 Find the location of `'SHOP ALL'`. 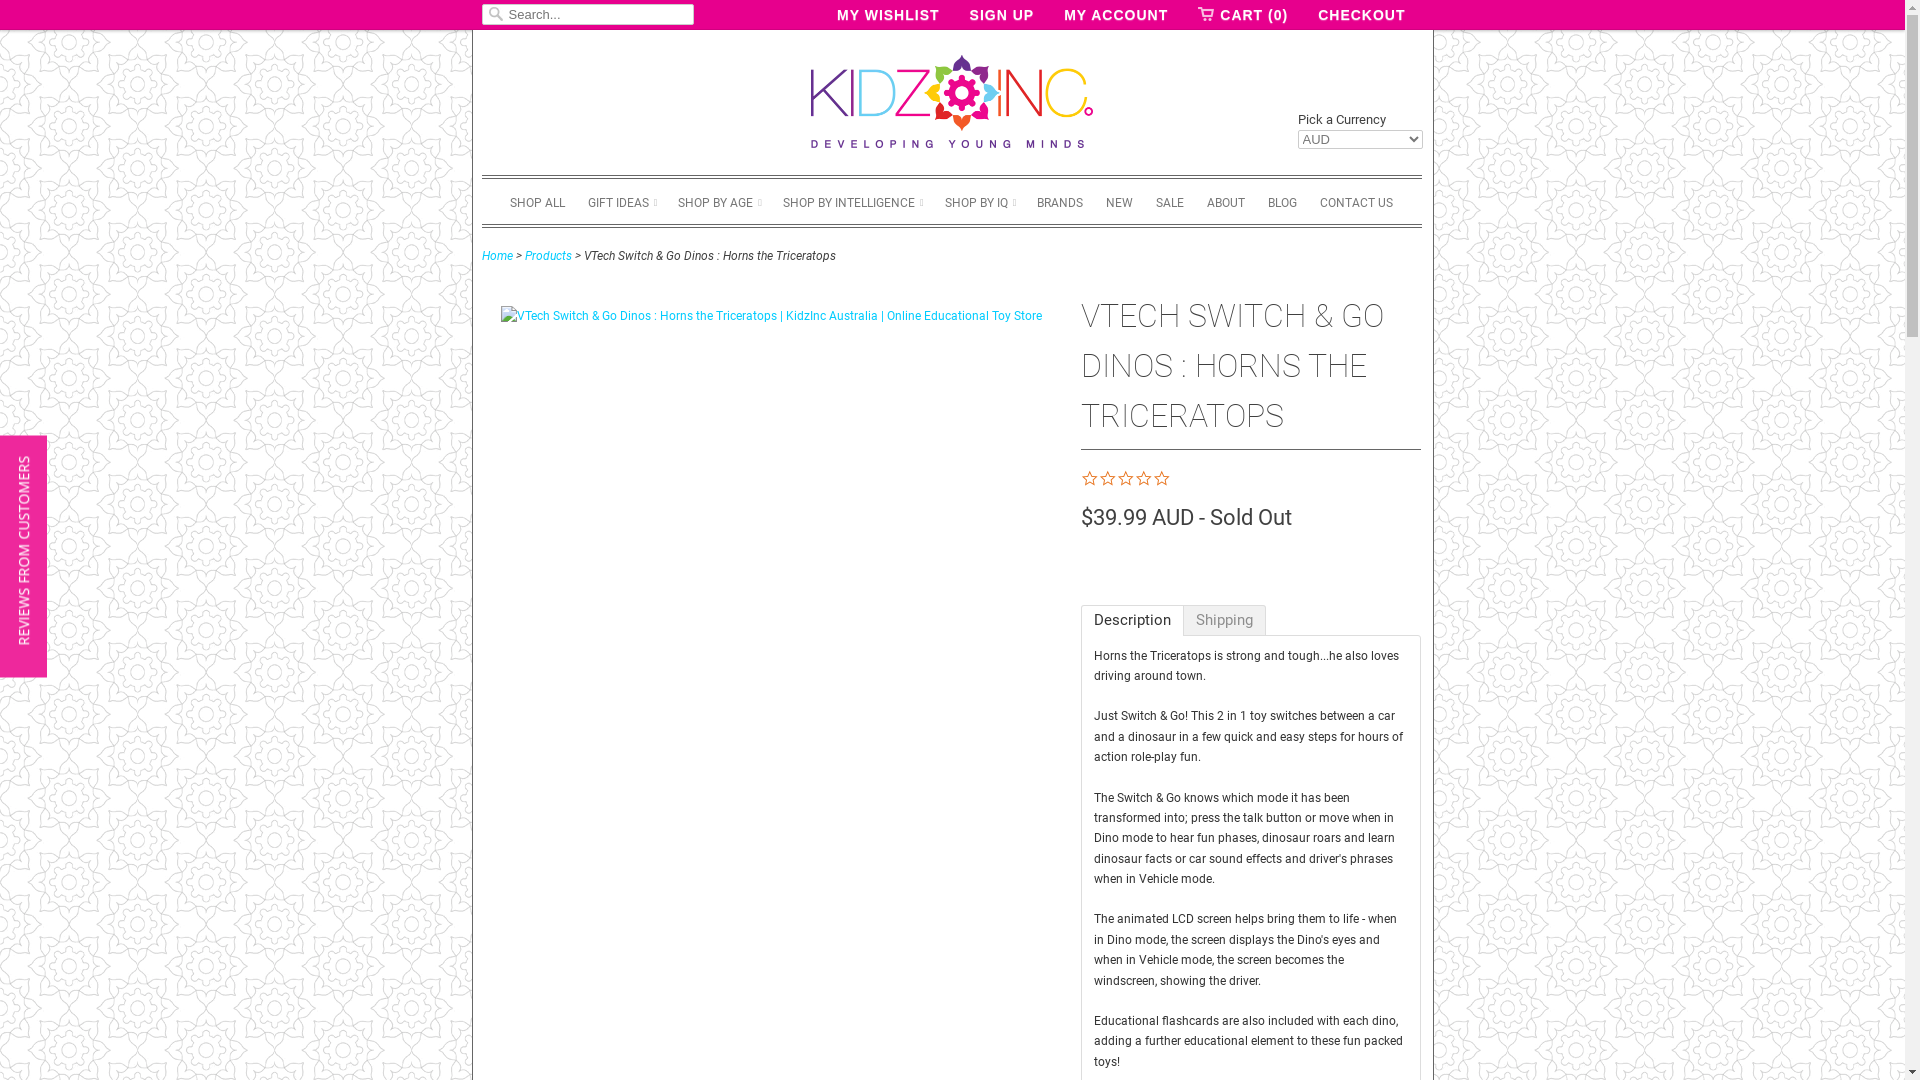

'SHOP ALL' is located at coordinates (537, 201).